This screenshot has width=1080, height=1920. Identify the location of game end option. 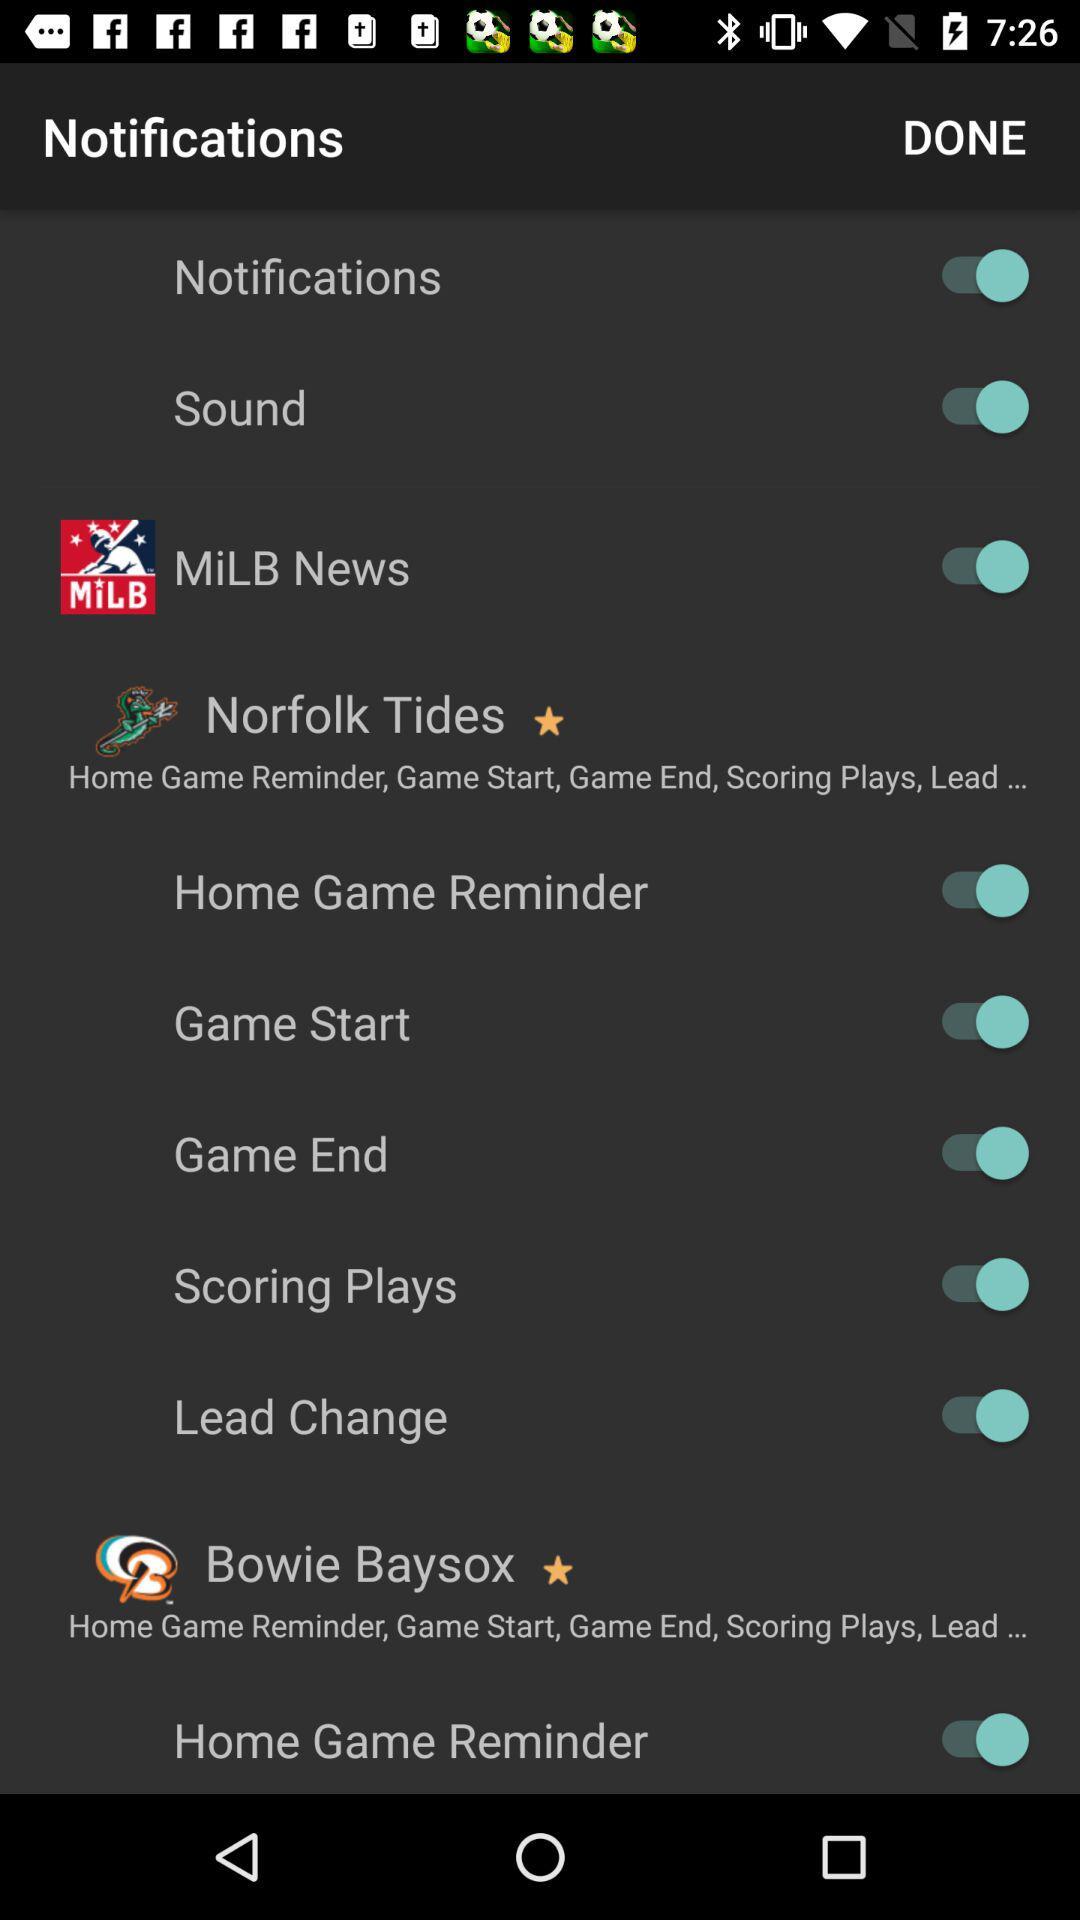
(974, 1153).